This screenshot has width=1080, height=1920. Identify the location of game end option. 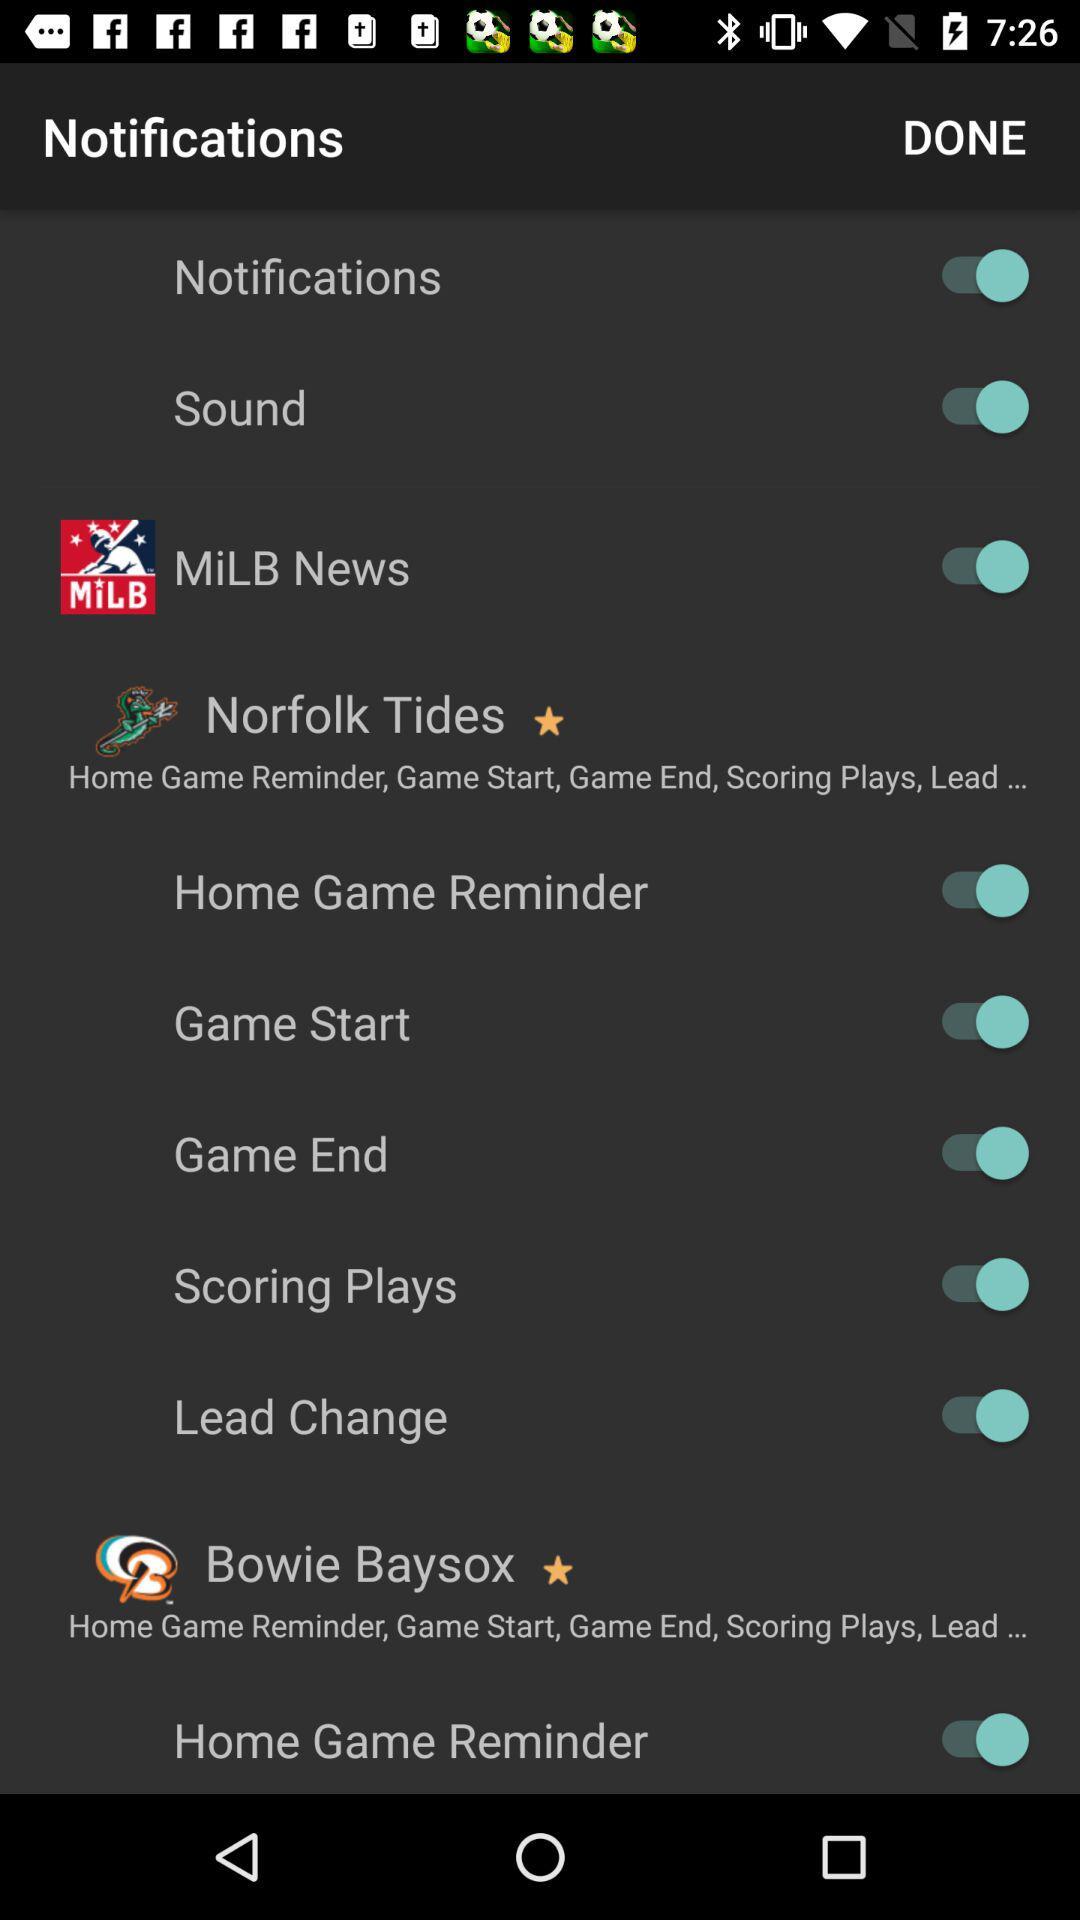
(974, 1153).